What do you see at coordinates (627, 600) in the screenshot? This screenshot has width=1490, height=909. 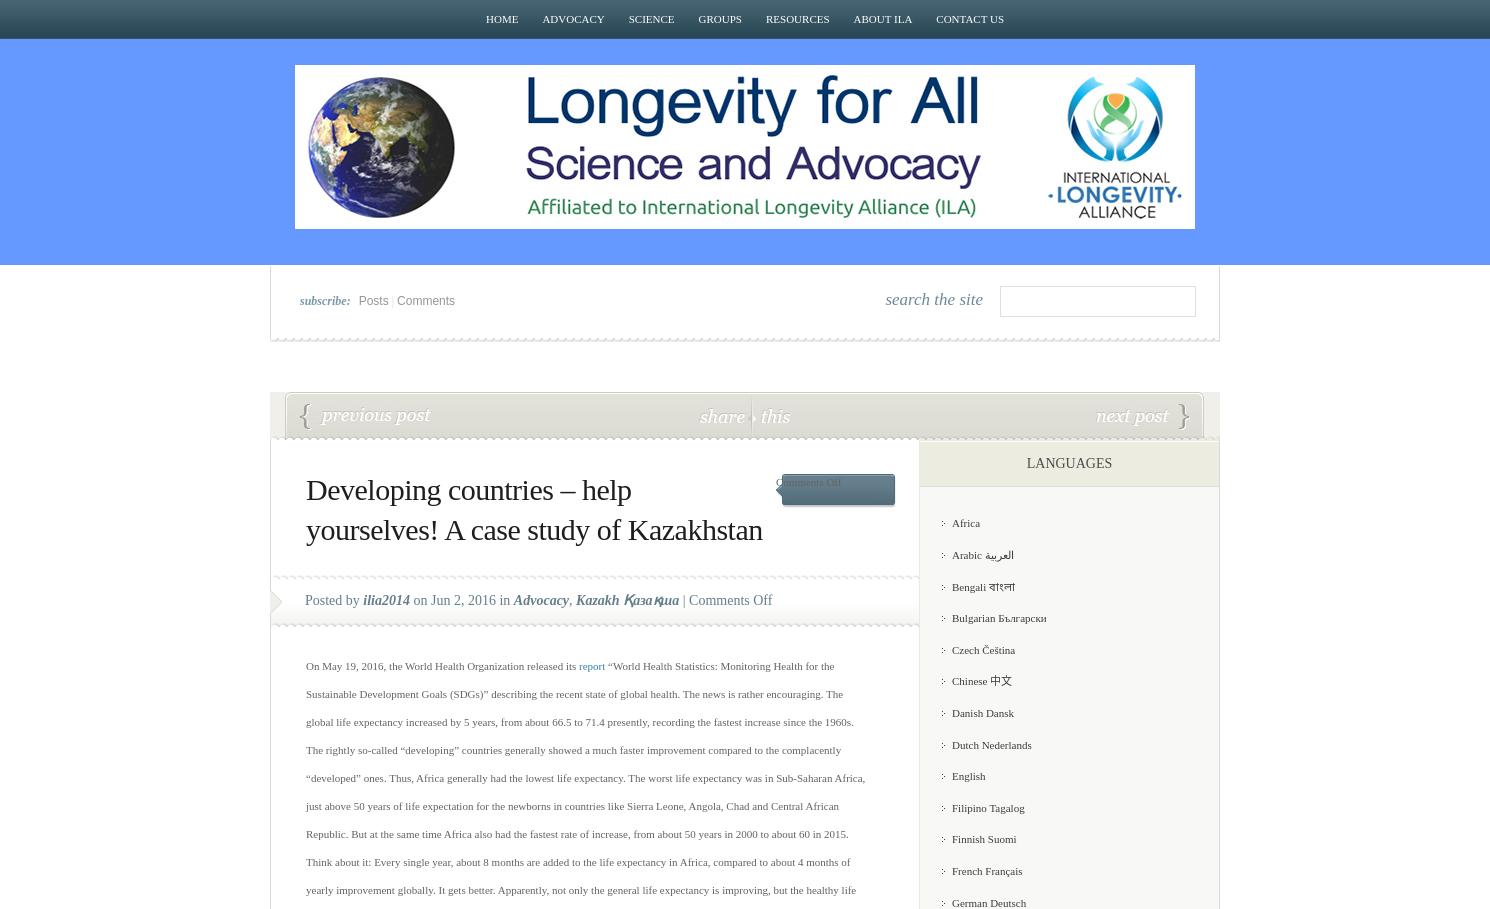 I see `'Kazakh Қазақша'` at bounding box center [627, 600].